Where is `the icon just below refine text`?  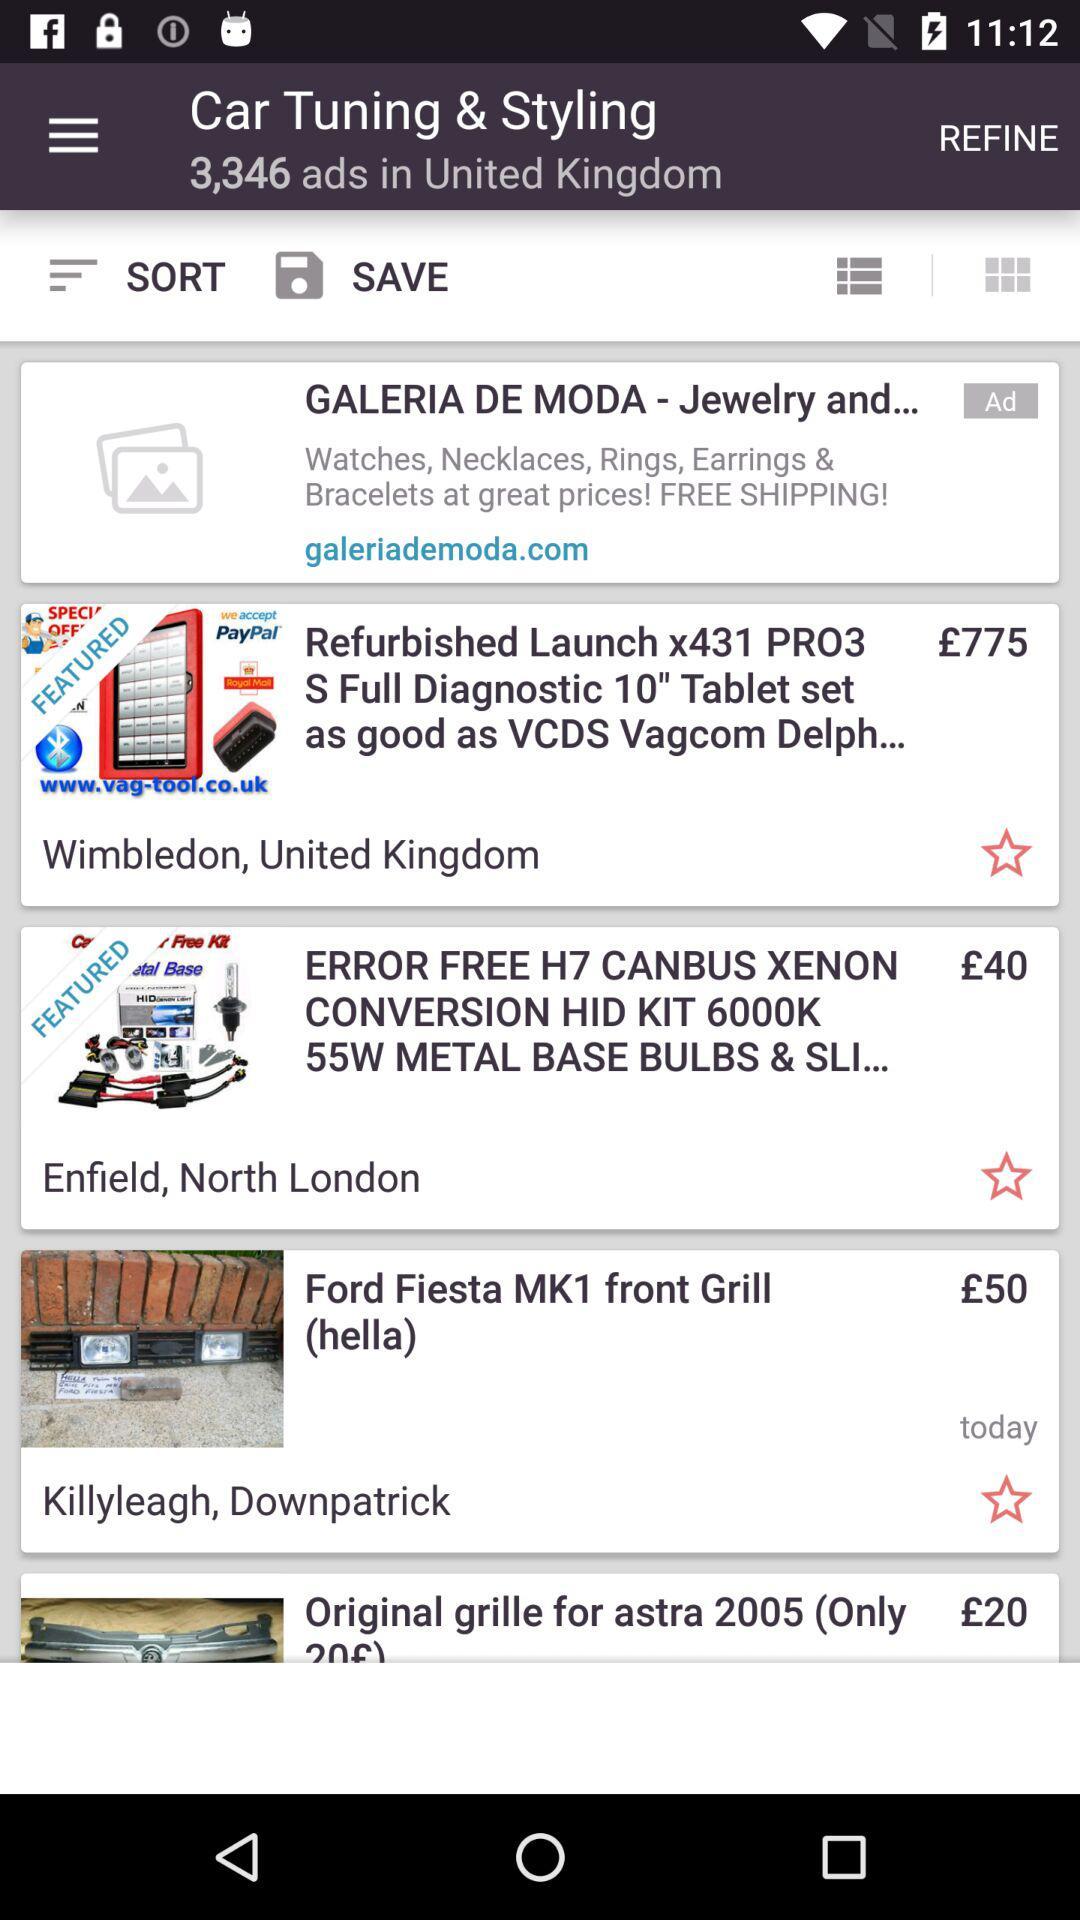 the icon just below refine text is located at coordinates (1006, 274).